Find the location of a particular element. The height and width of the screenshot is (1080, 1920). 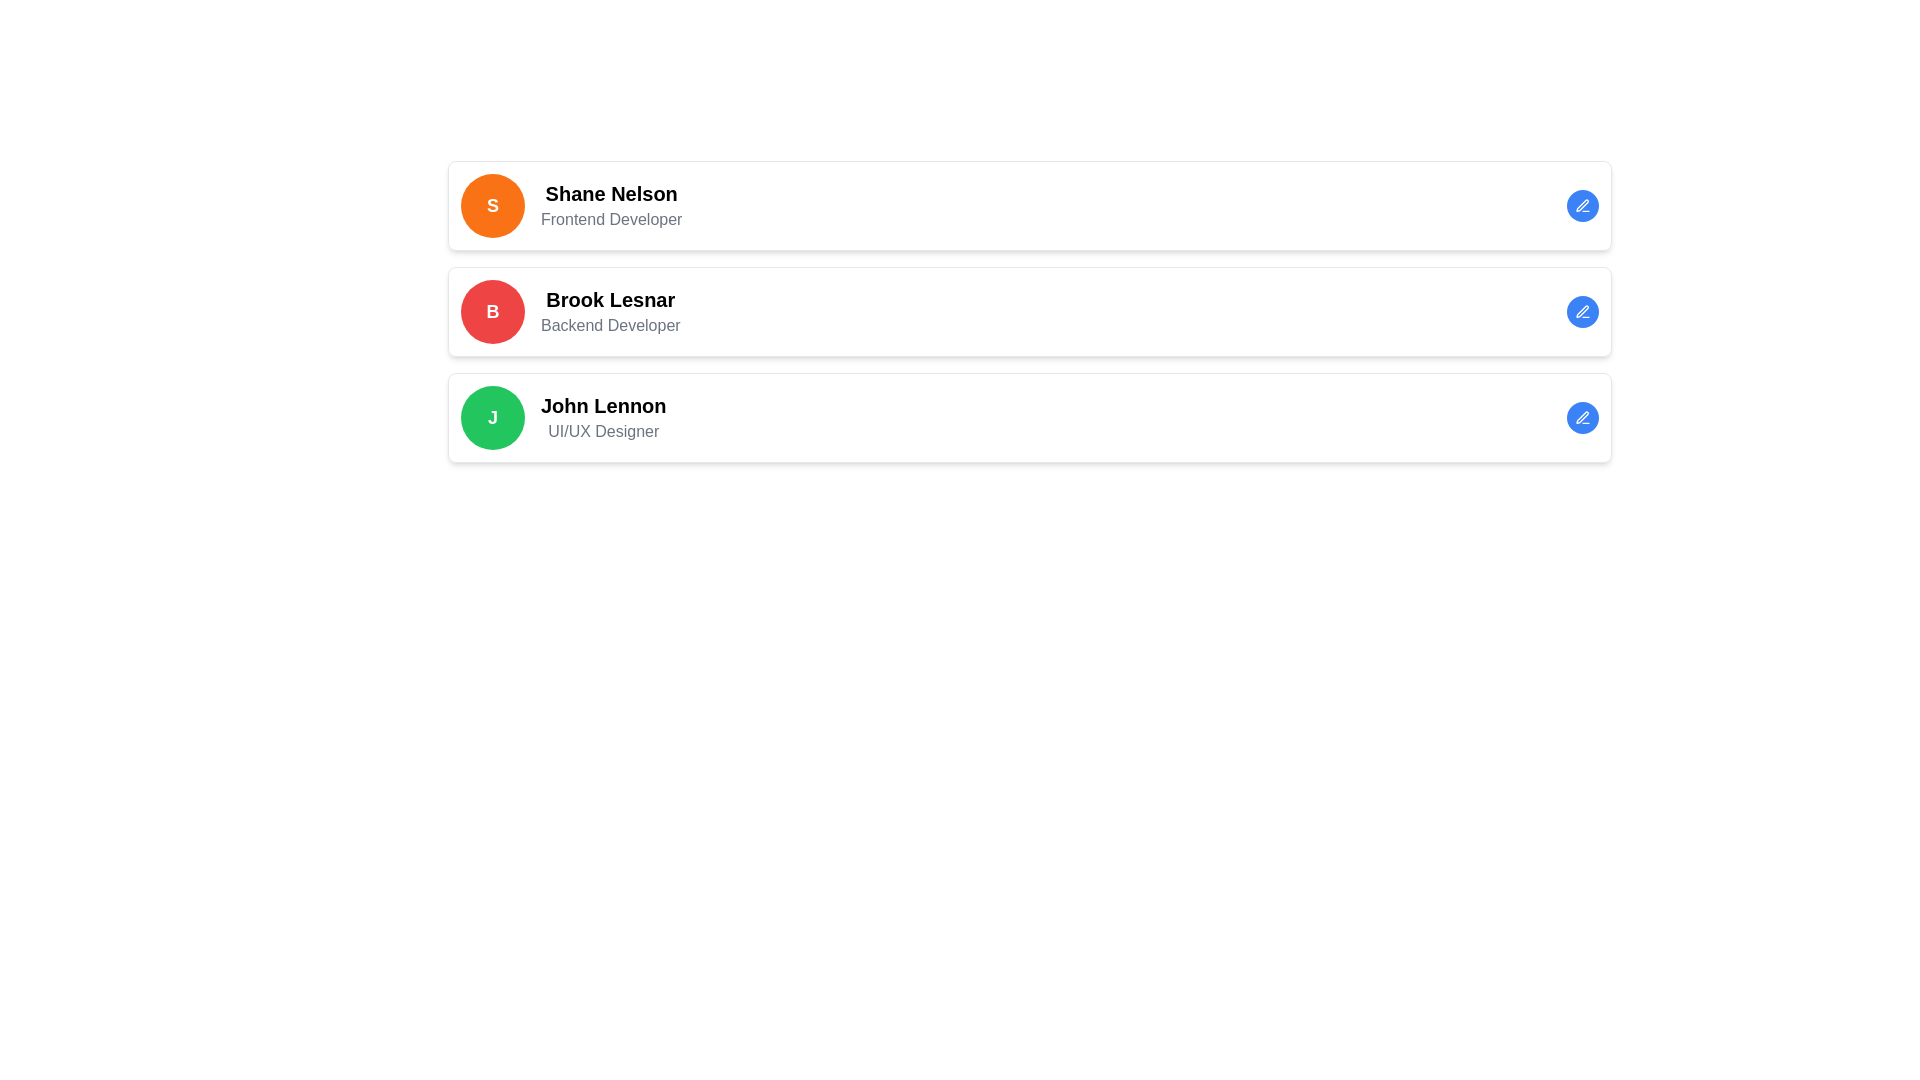

on the text label displaying 'John Lennon', which is the first line in the profile list and is located above the subtitle 'UI/UX Designer' is located at coordinates (602, 405).